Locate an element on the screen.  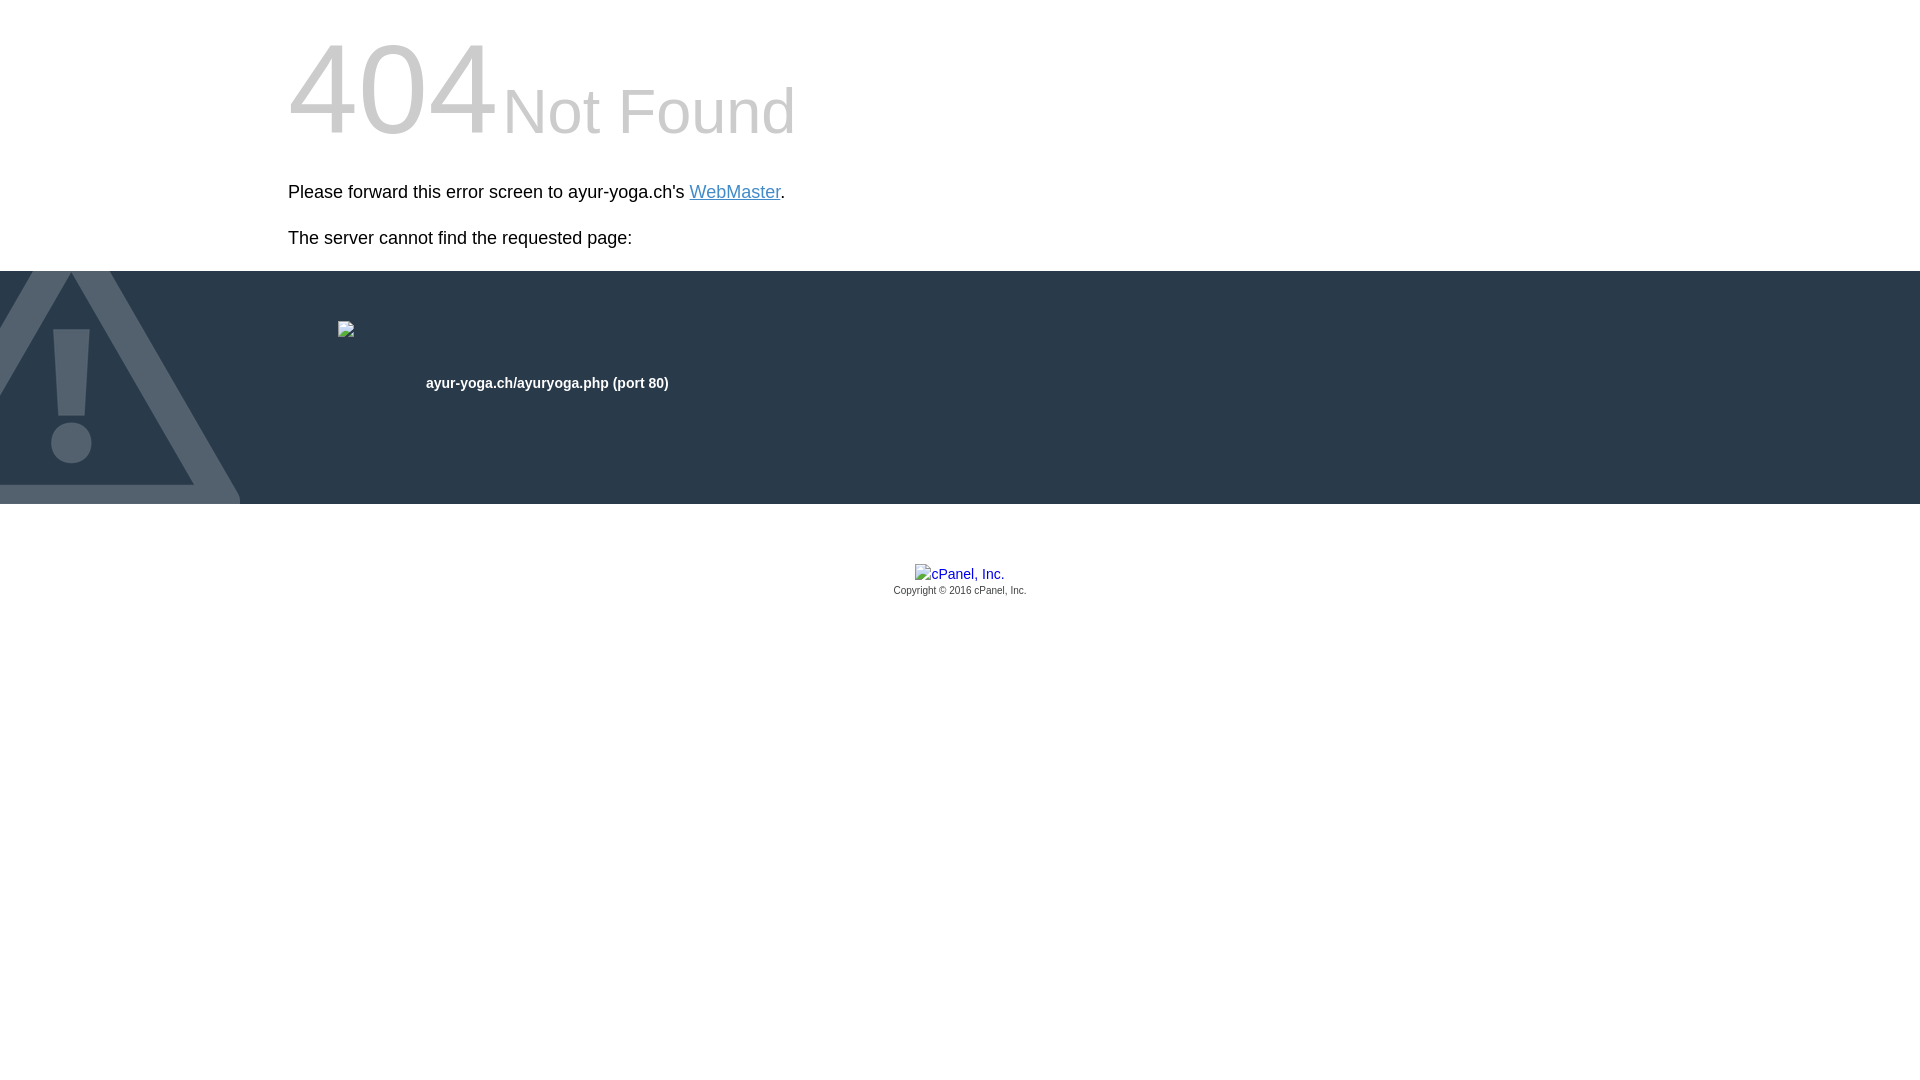
'WebMaster' is located at coordinates (734, 192).